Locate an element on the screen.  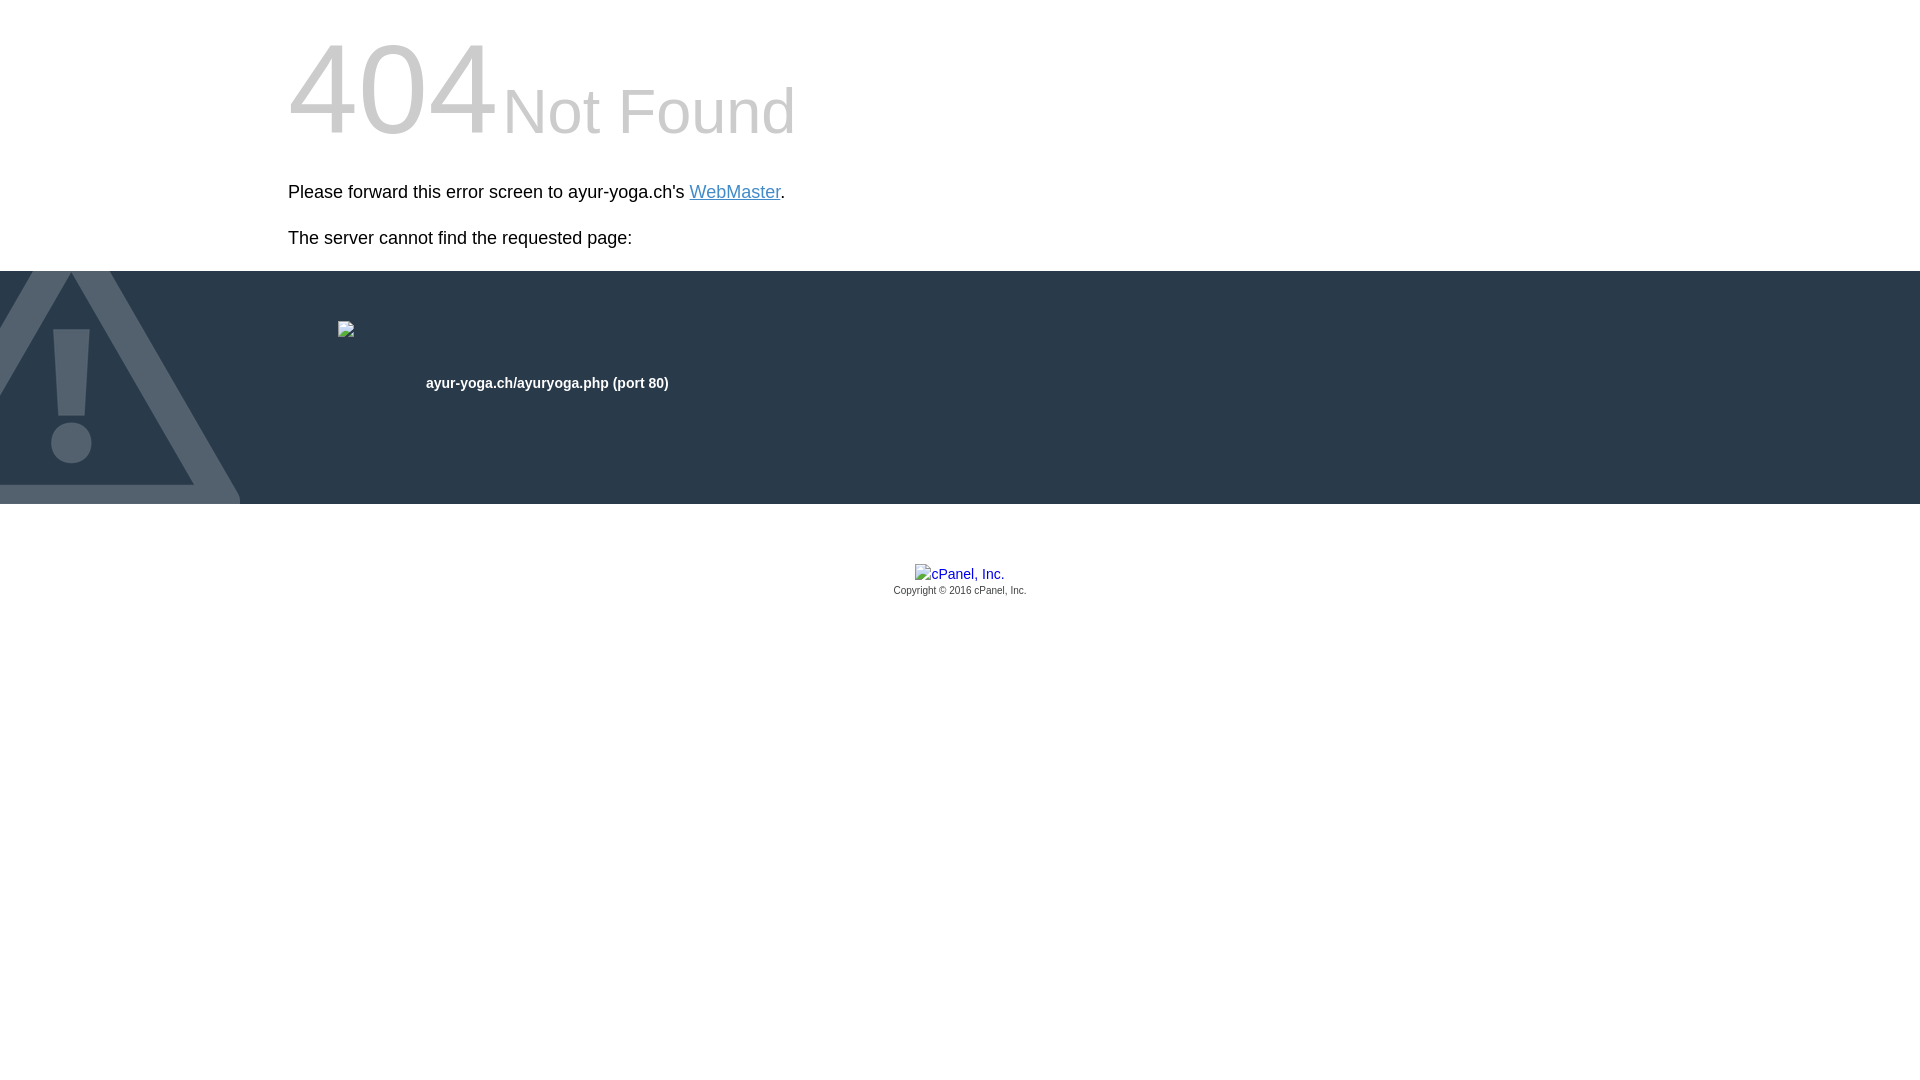
'WebMaster' is located at coordinates (734, 192).